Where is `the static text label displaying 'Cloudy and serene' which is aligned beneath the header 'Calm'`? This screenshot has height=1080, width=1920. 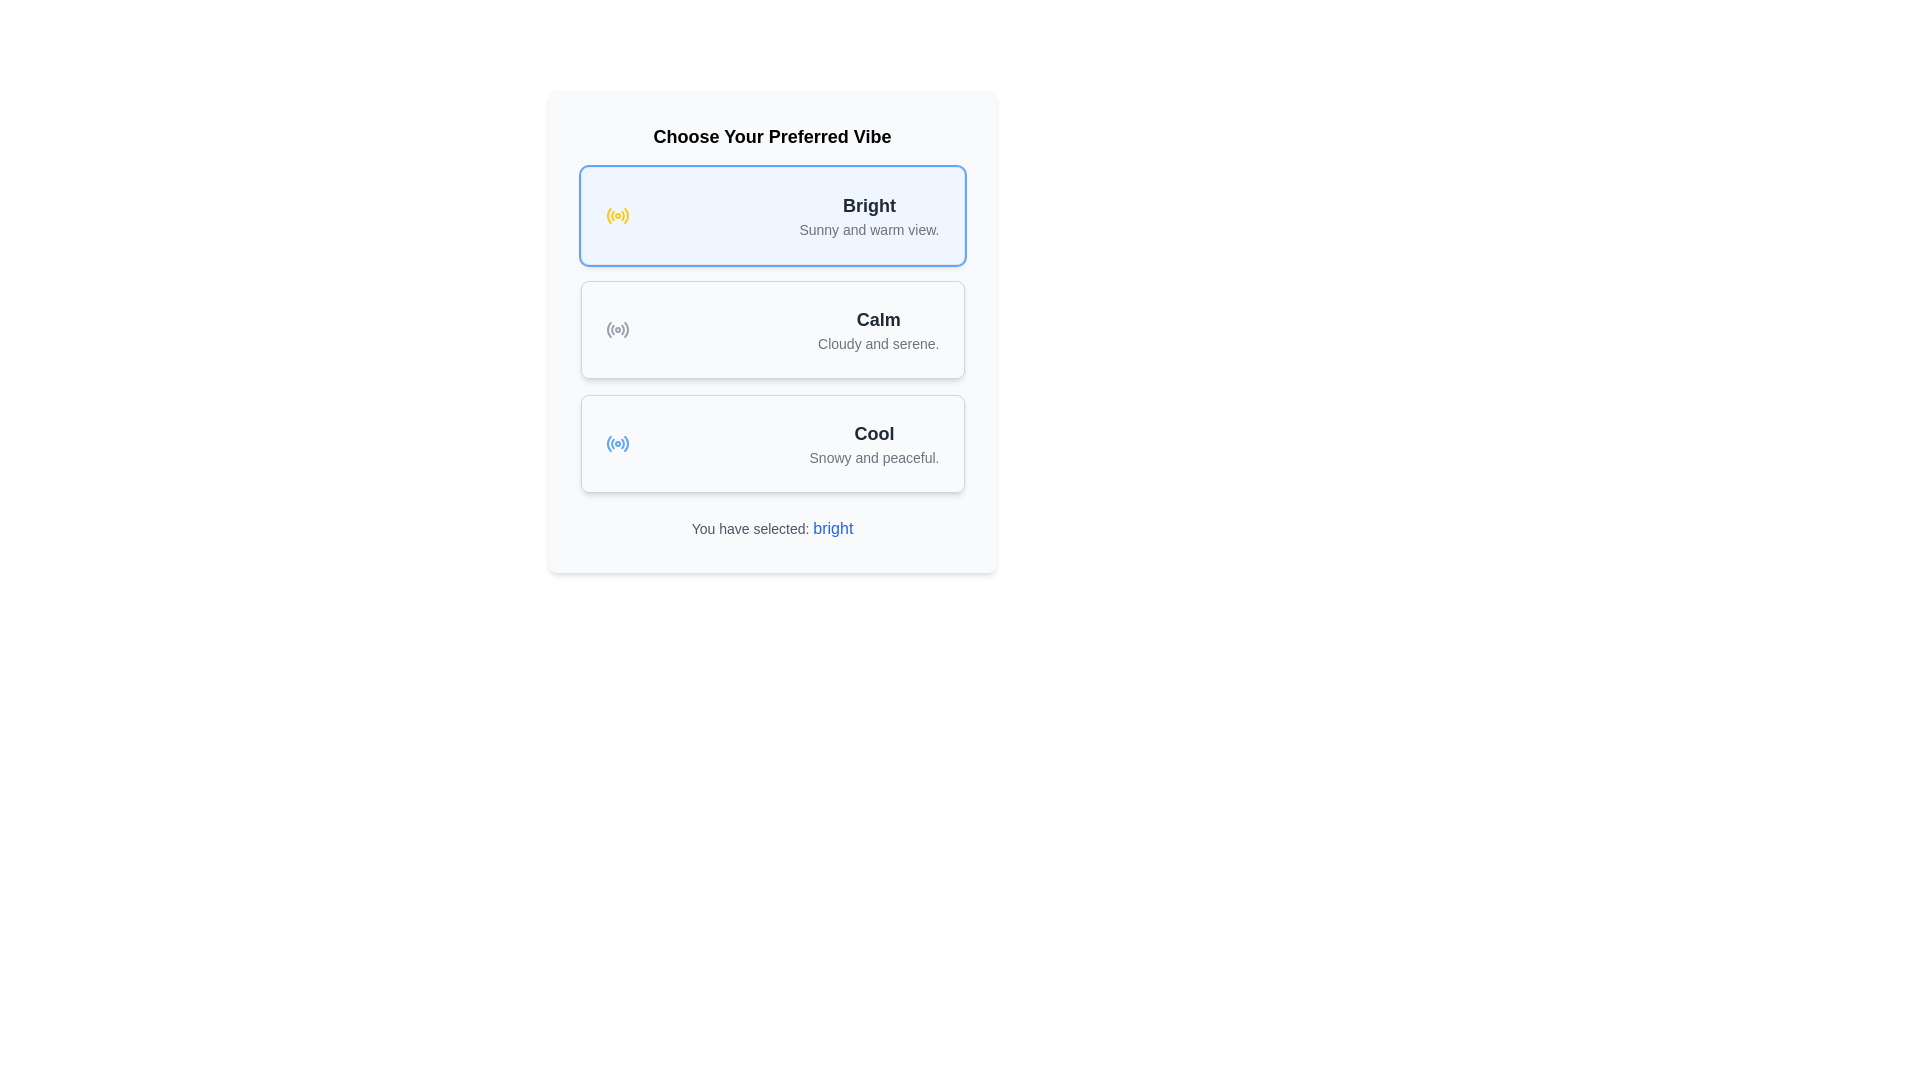 the static text label displaying 'Cloudy and serene' which is aligned beneath the header 'Calm' is located at coordinates (878, 342).